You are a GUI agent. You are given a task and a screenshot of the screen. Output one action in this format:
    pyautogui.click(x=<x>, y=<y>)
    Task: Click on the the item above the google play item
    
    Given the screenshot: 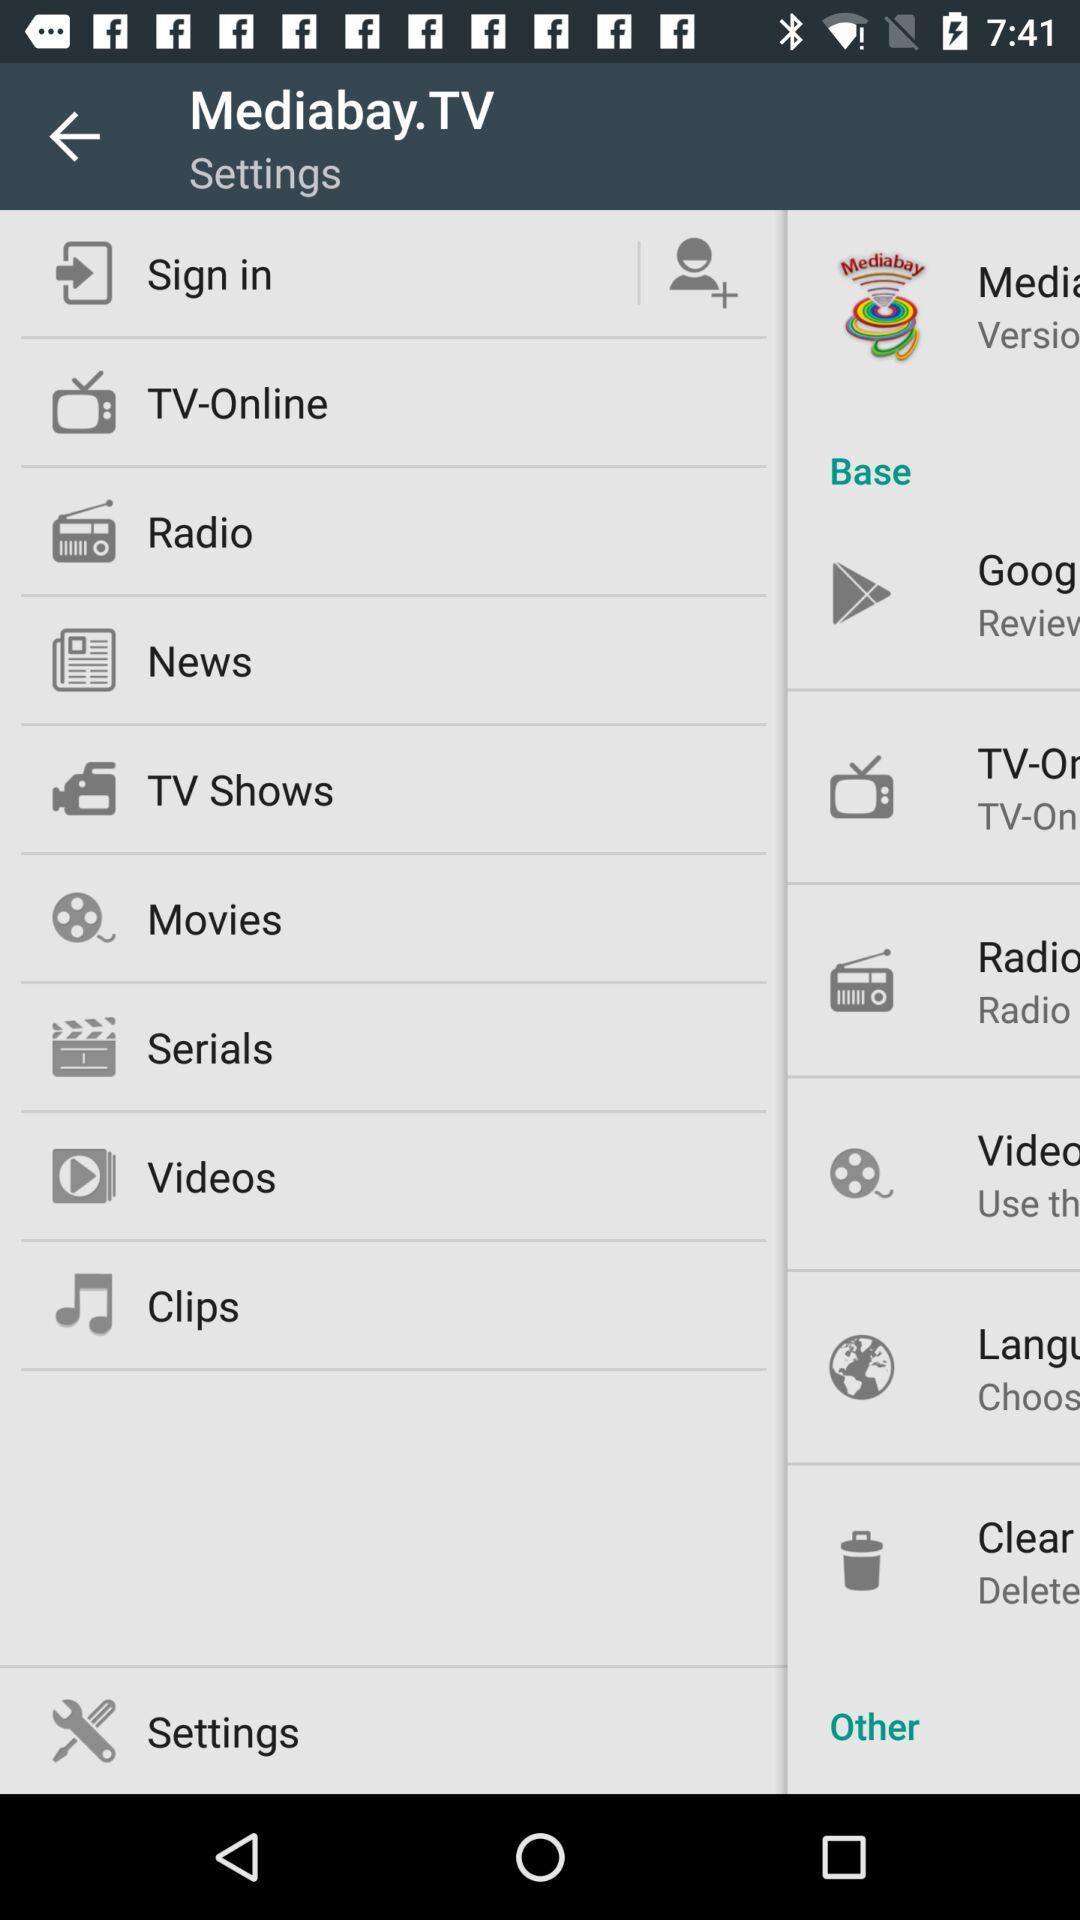 What is the action you would take?
    pyautogui.click(x=933, y=448)
    